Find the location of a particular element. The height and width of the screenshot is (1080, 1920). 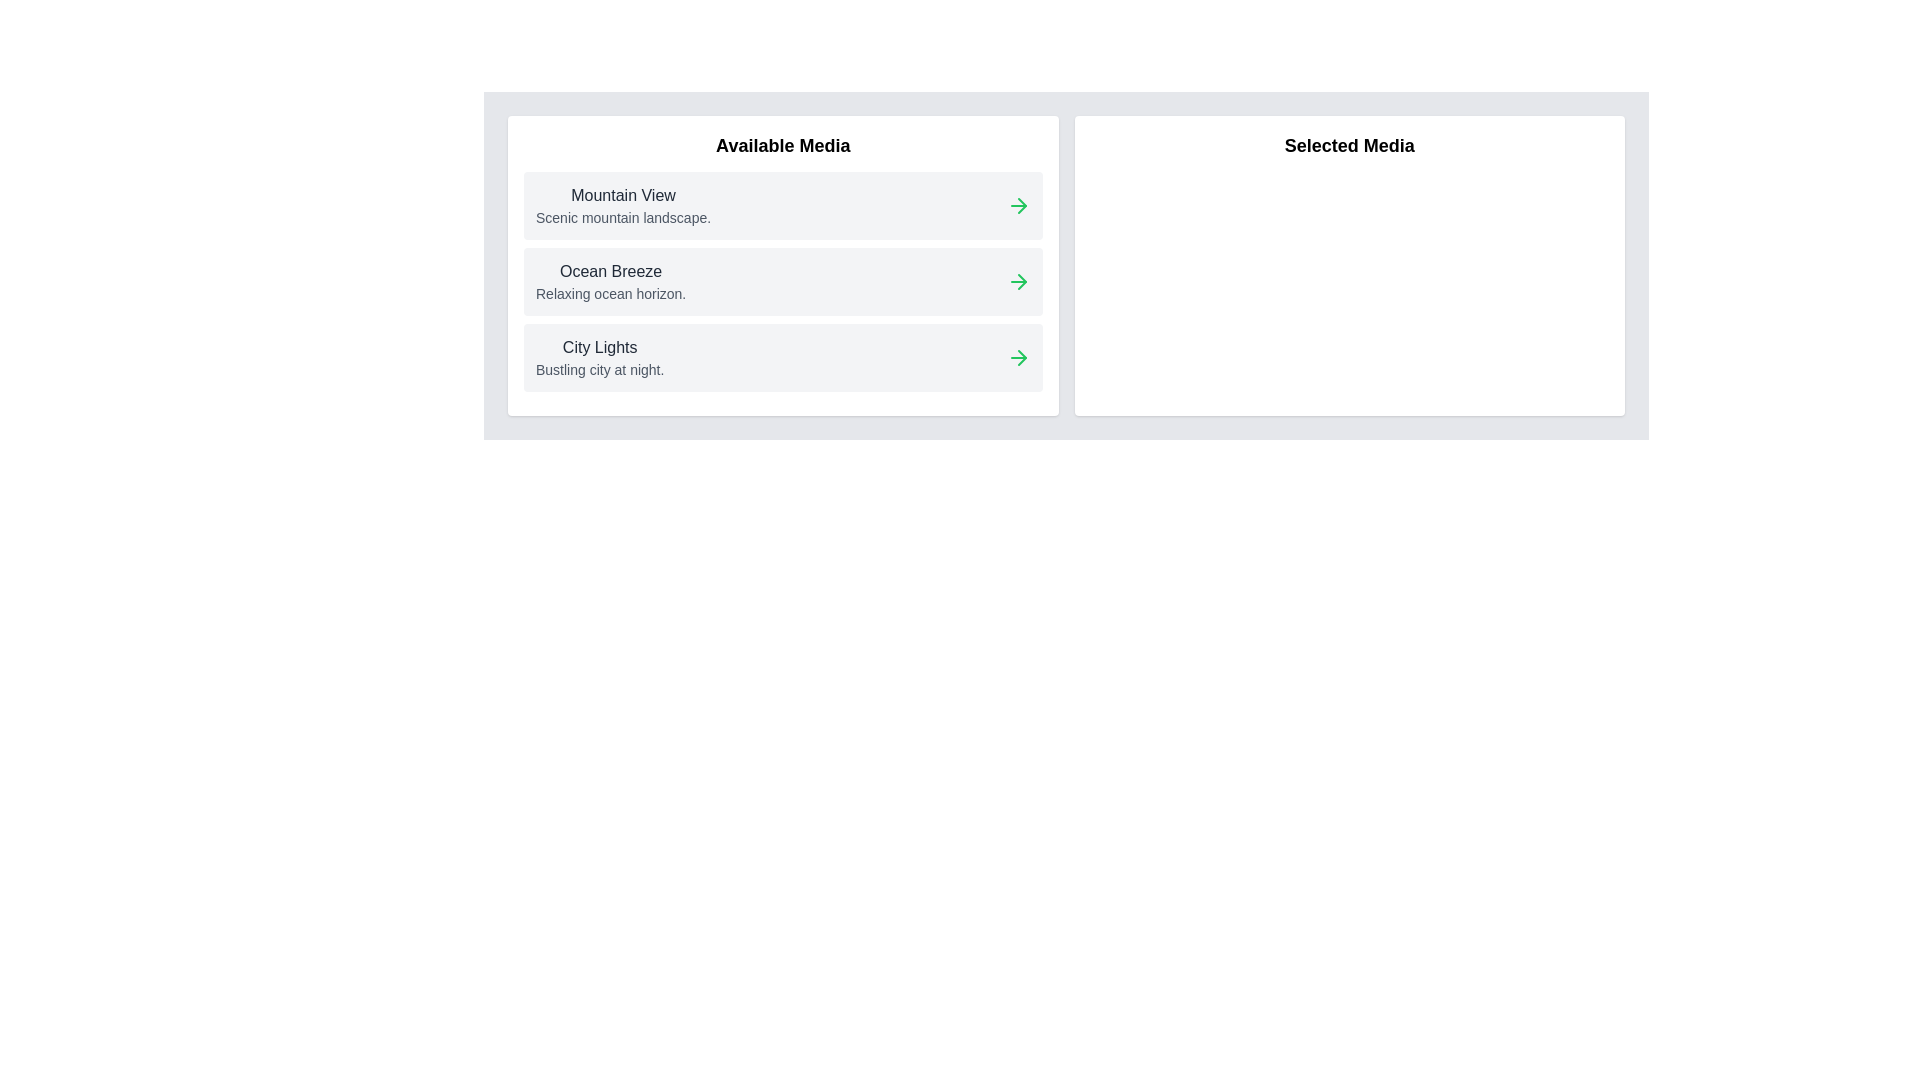

green arrow next to the item Mountain View to transfer it to the 'Selected Media' section is located at coordinates (1018, 205).